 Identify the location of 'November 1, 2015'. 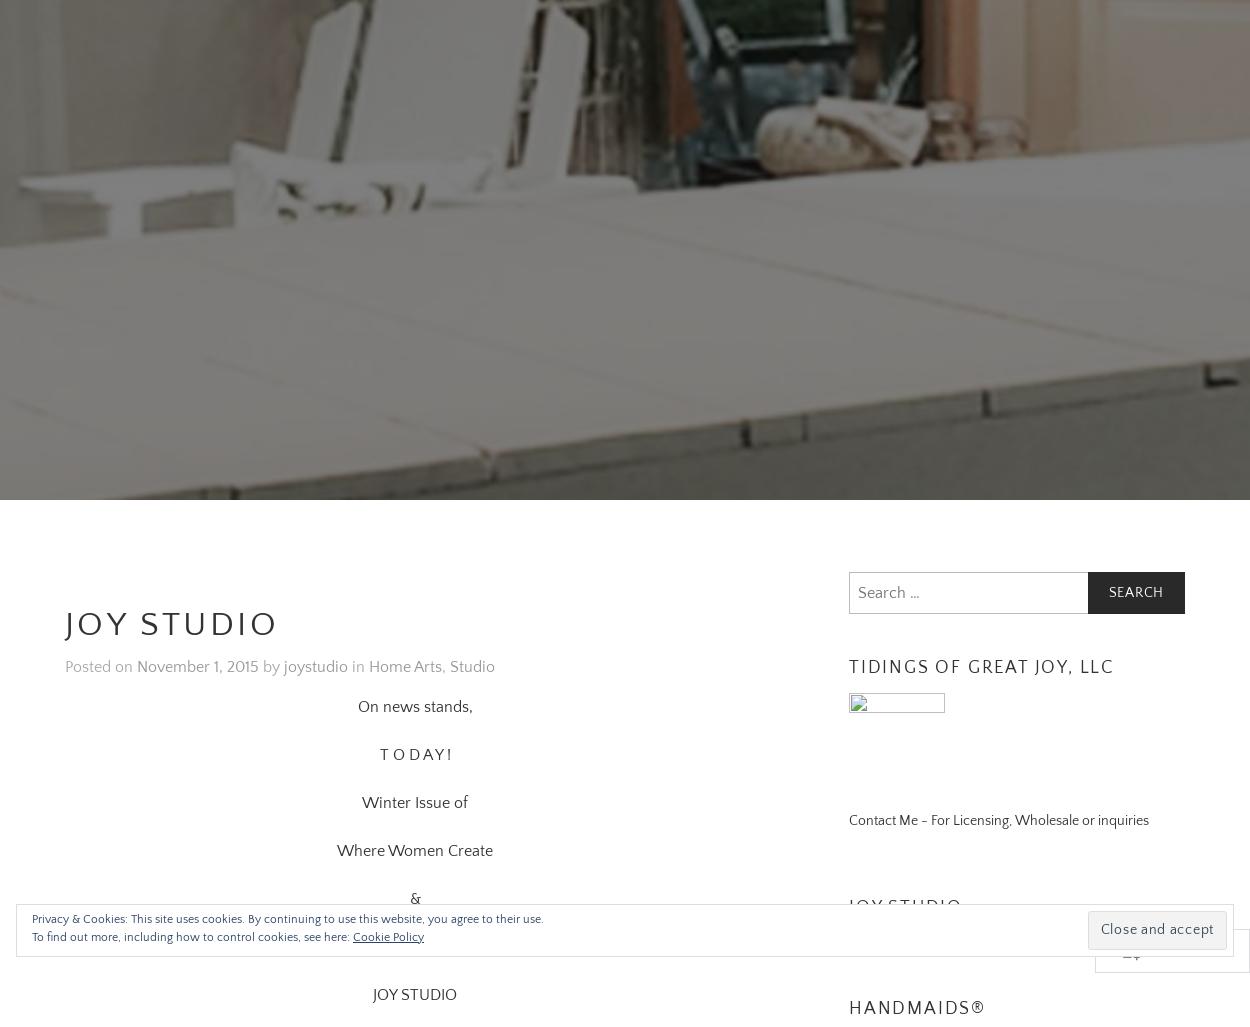
(137, 642).